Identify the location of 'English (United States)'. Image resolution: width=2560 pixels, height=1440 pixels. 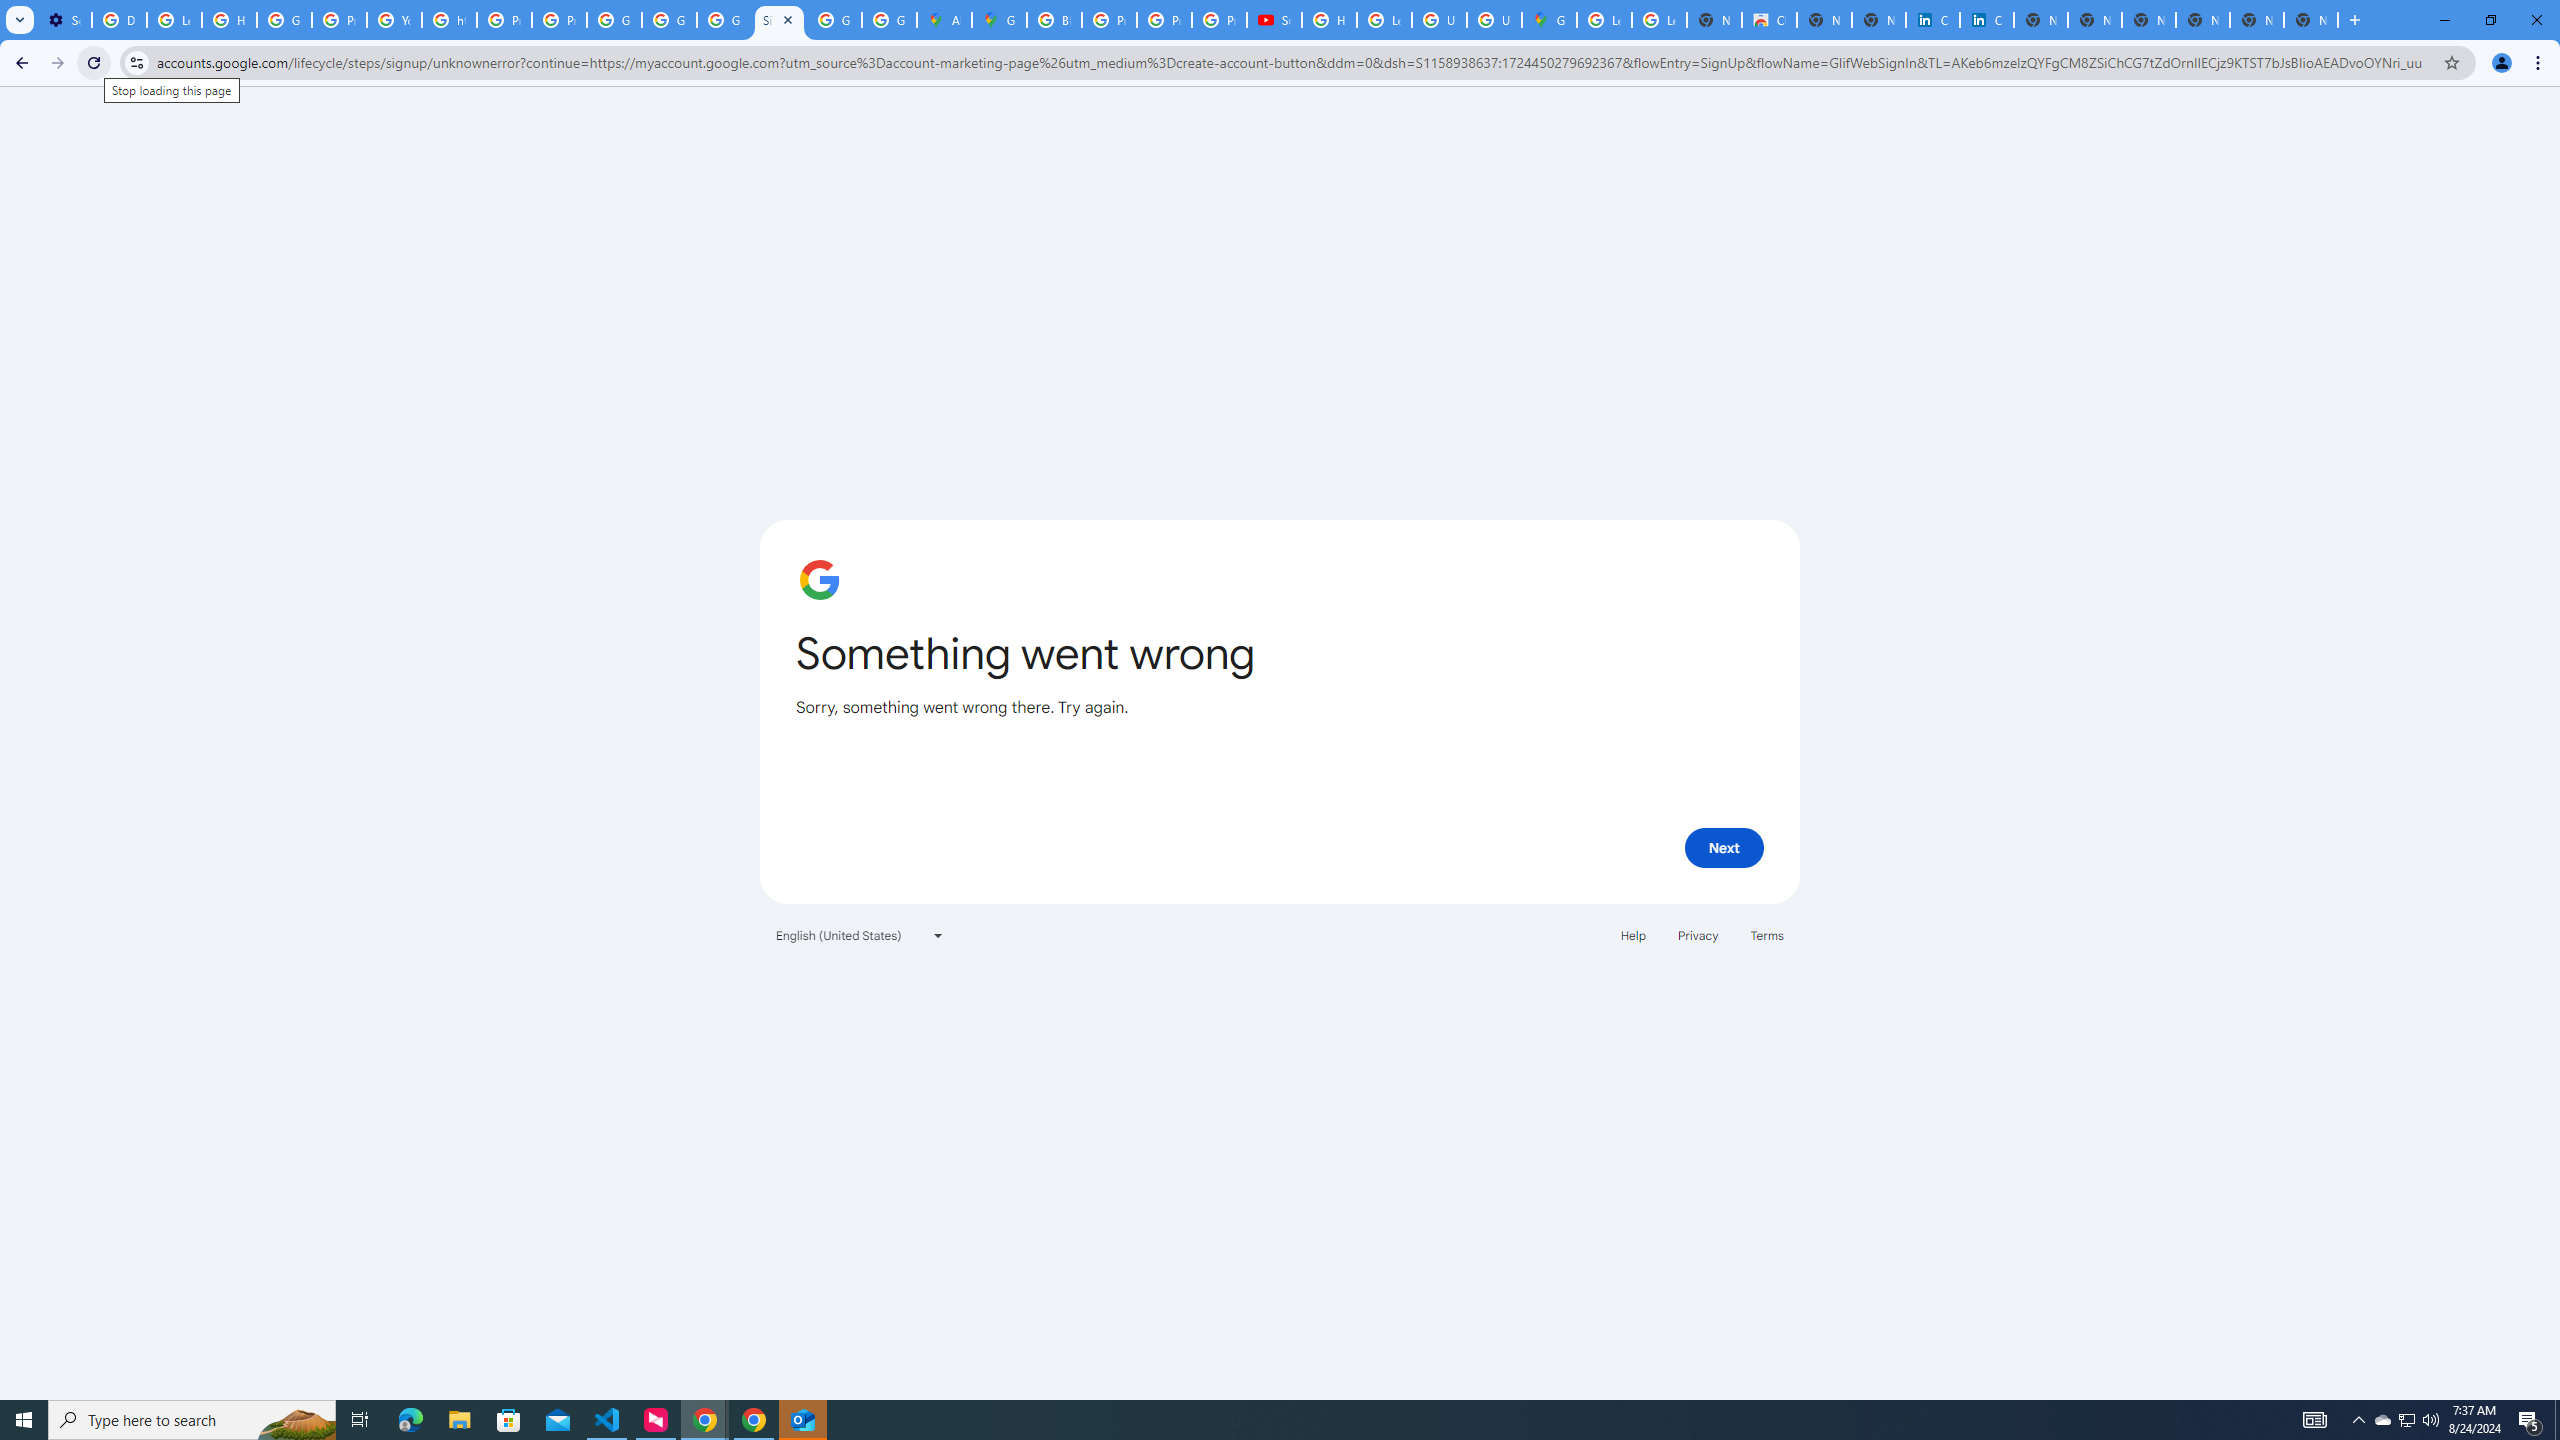
(860, 934).